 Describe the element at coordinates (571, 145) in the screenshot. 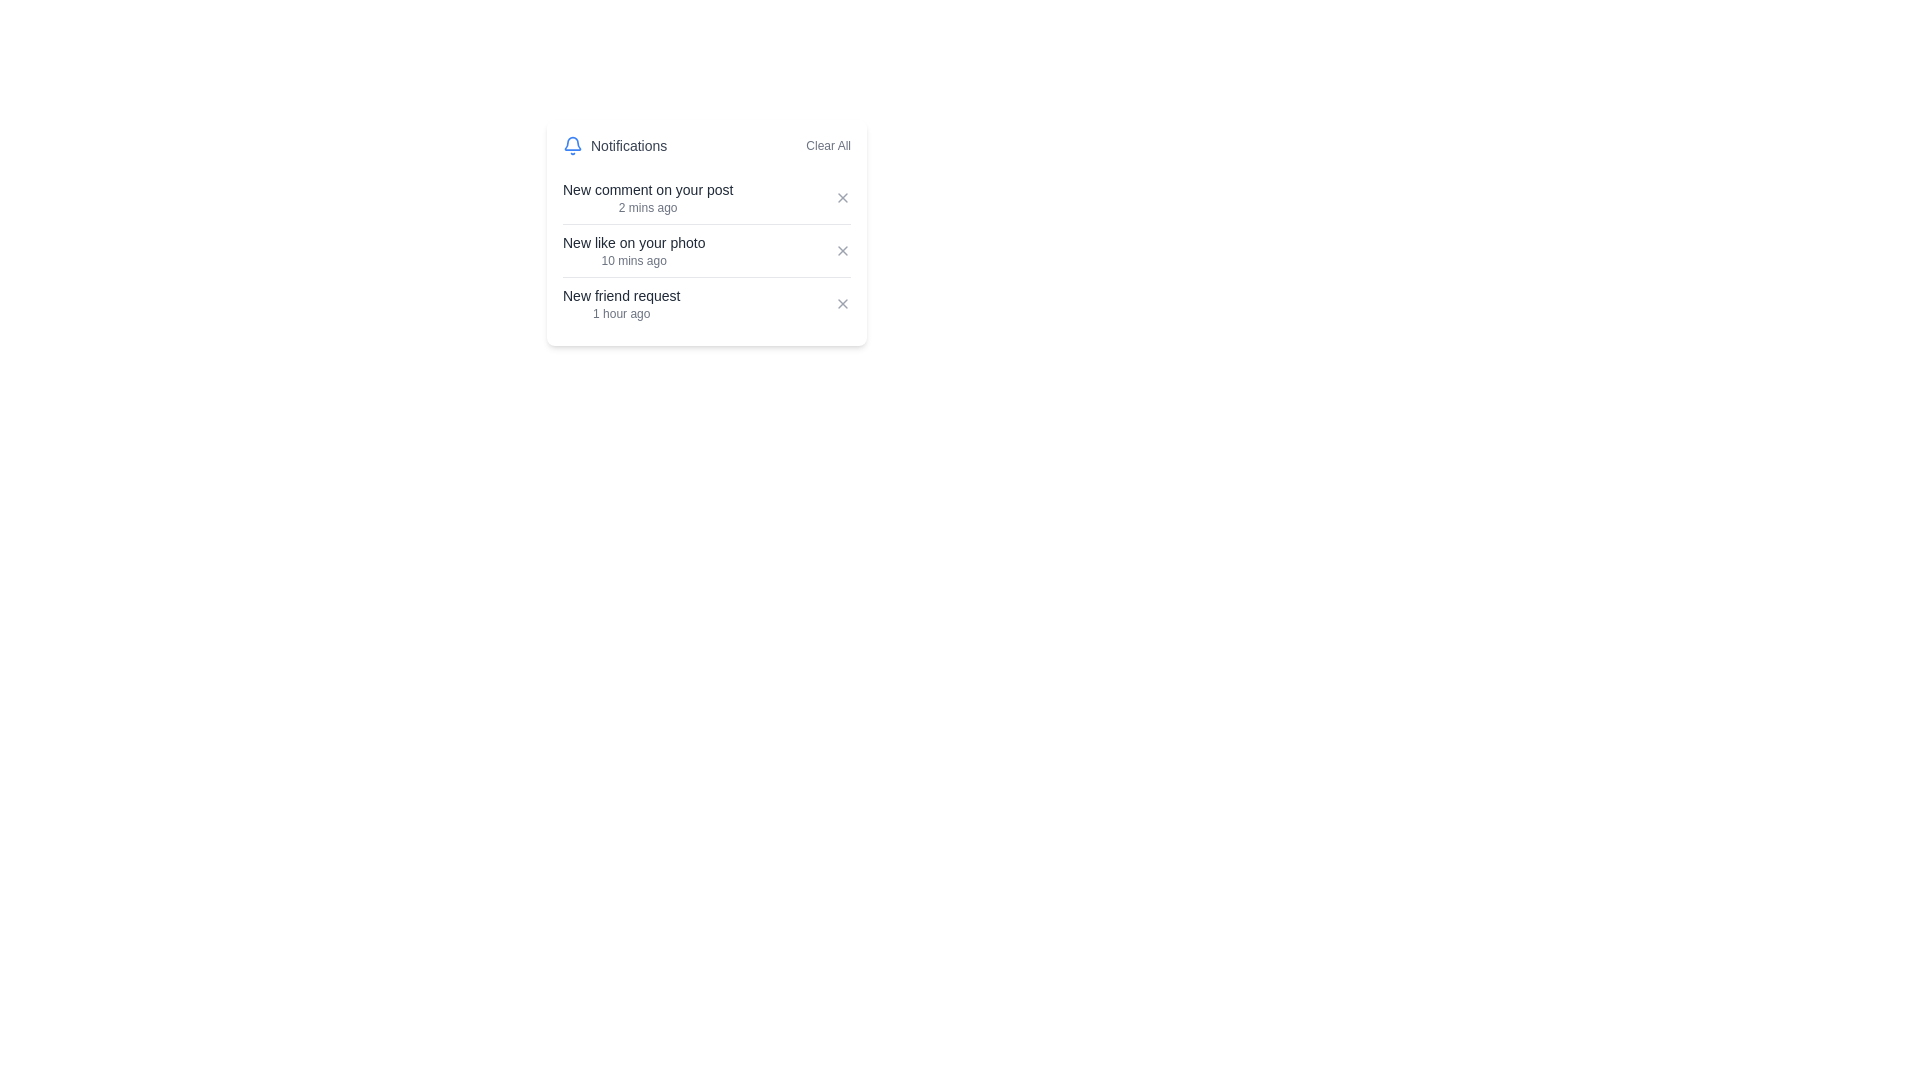

I see `the blue bell-shaped notification icon located to the left of the 'Notifications' text in the top-left area of the interface` at that location.